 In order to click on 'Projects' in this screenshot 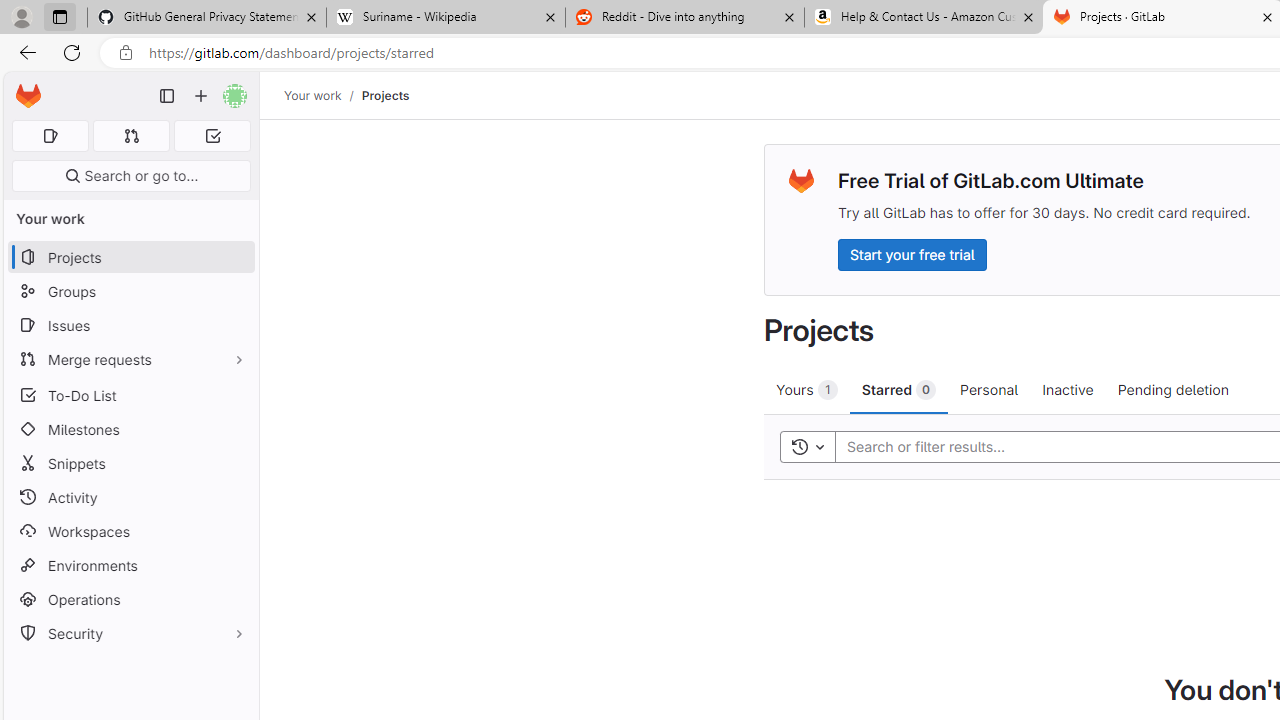, I will do `click(385, 95)`.